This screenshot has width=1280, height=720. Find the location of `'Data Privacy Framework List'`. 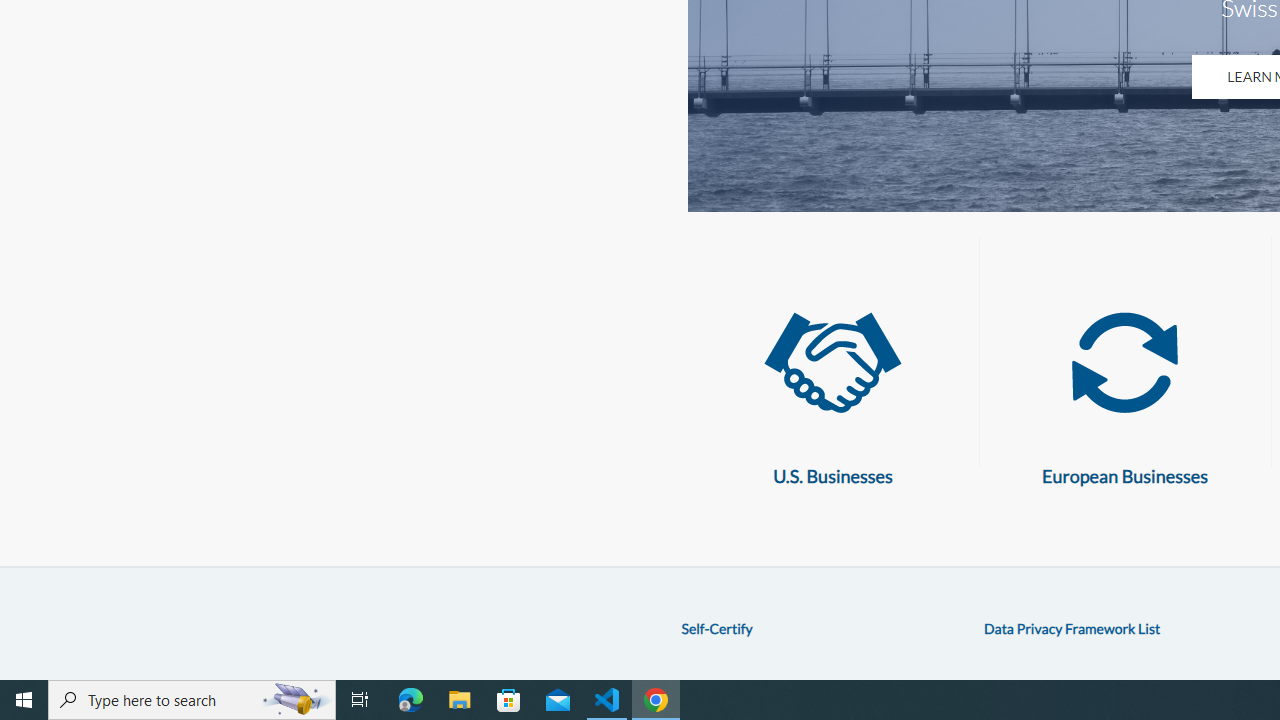

'Data Privacy Framework List' is located at coordinates (1071, 627).